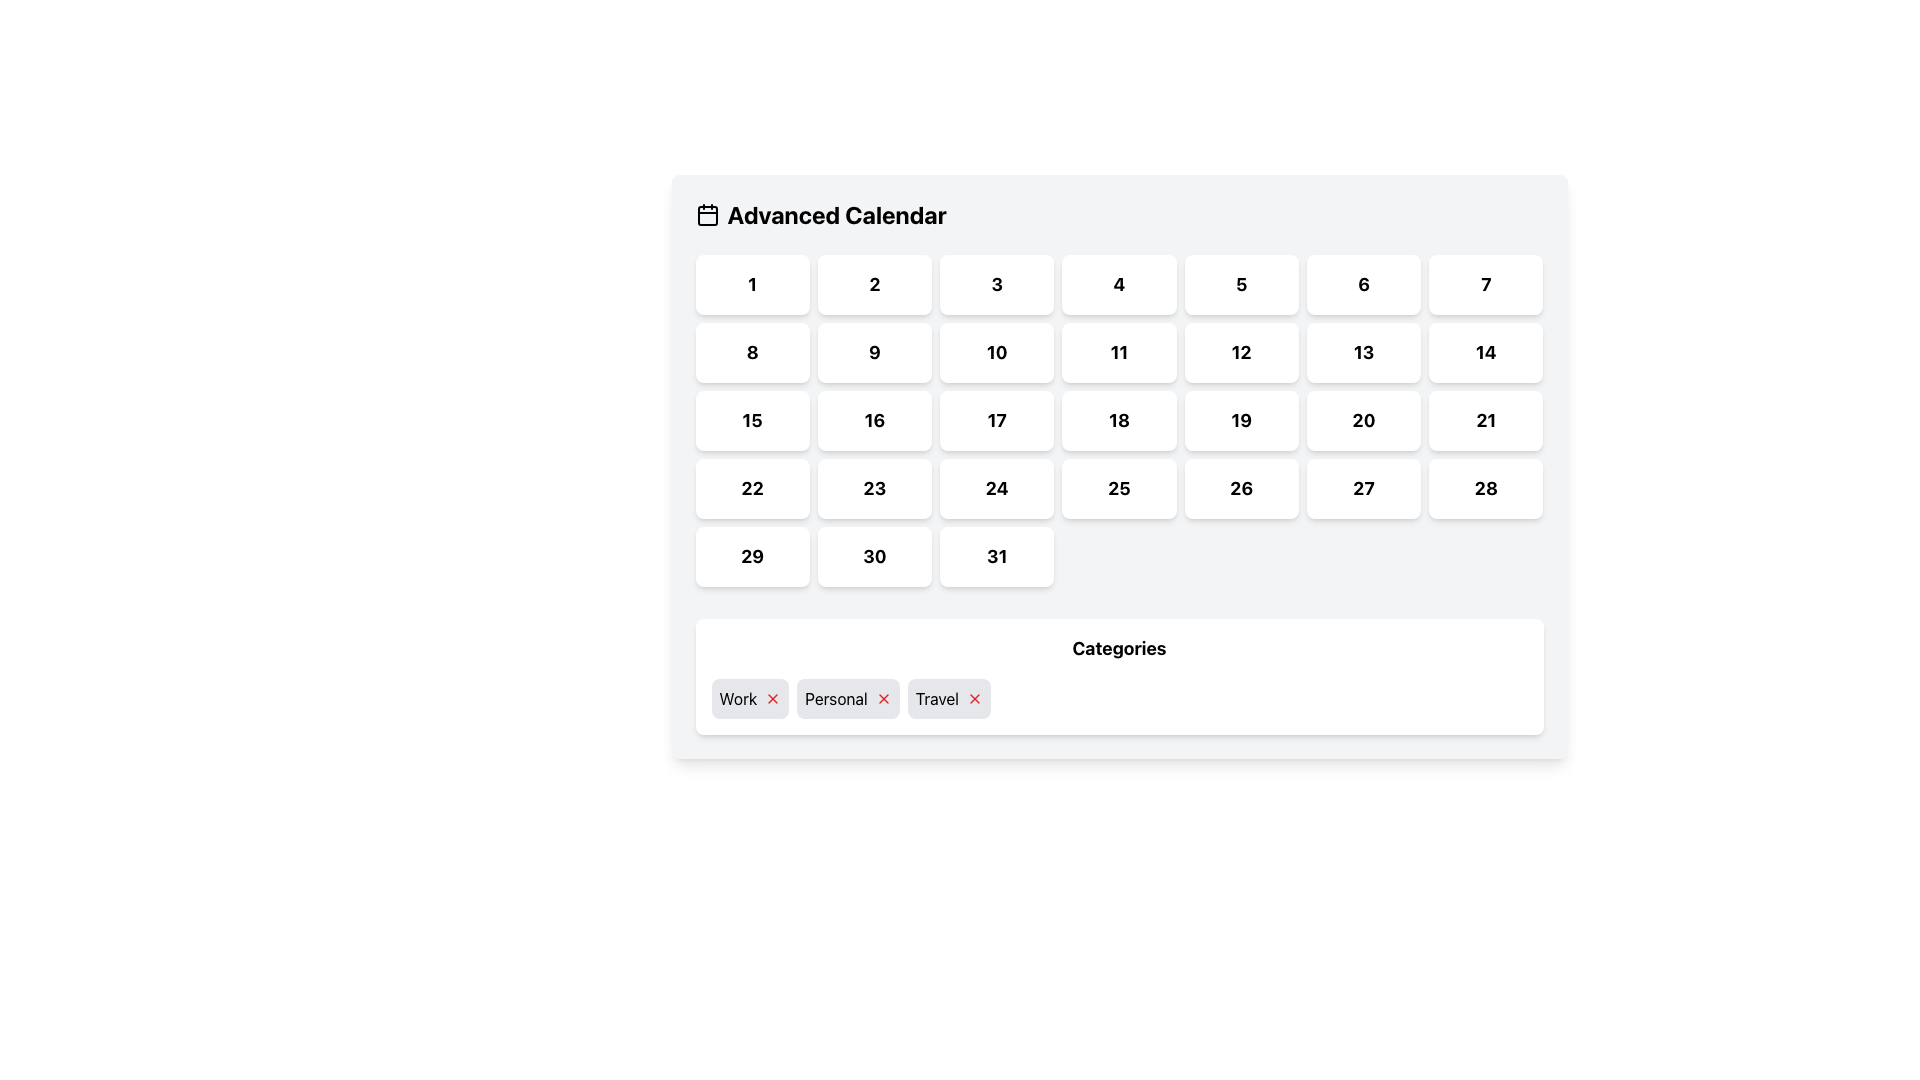 Image resolution: width=1920 pixels, height=1080 pixels. I want to click on the calendar icon located to the left of the text 'Advanced Calendar' in the header section for visual context, so click(707, 215).